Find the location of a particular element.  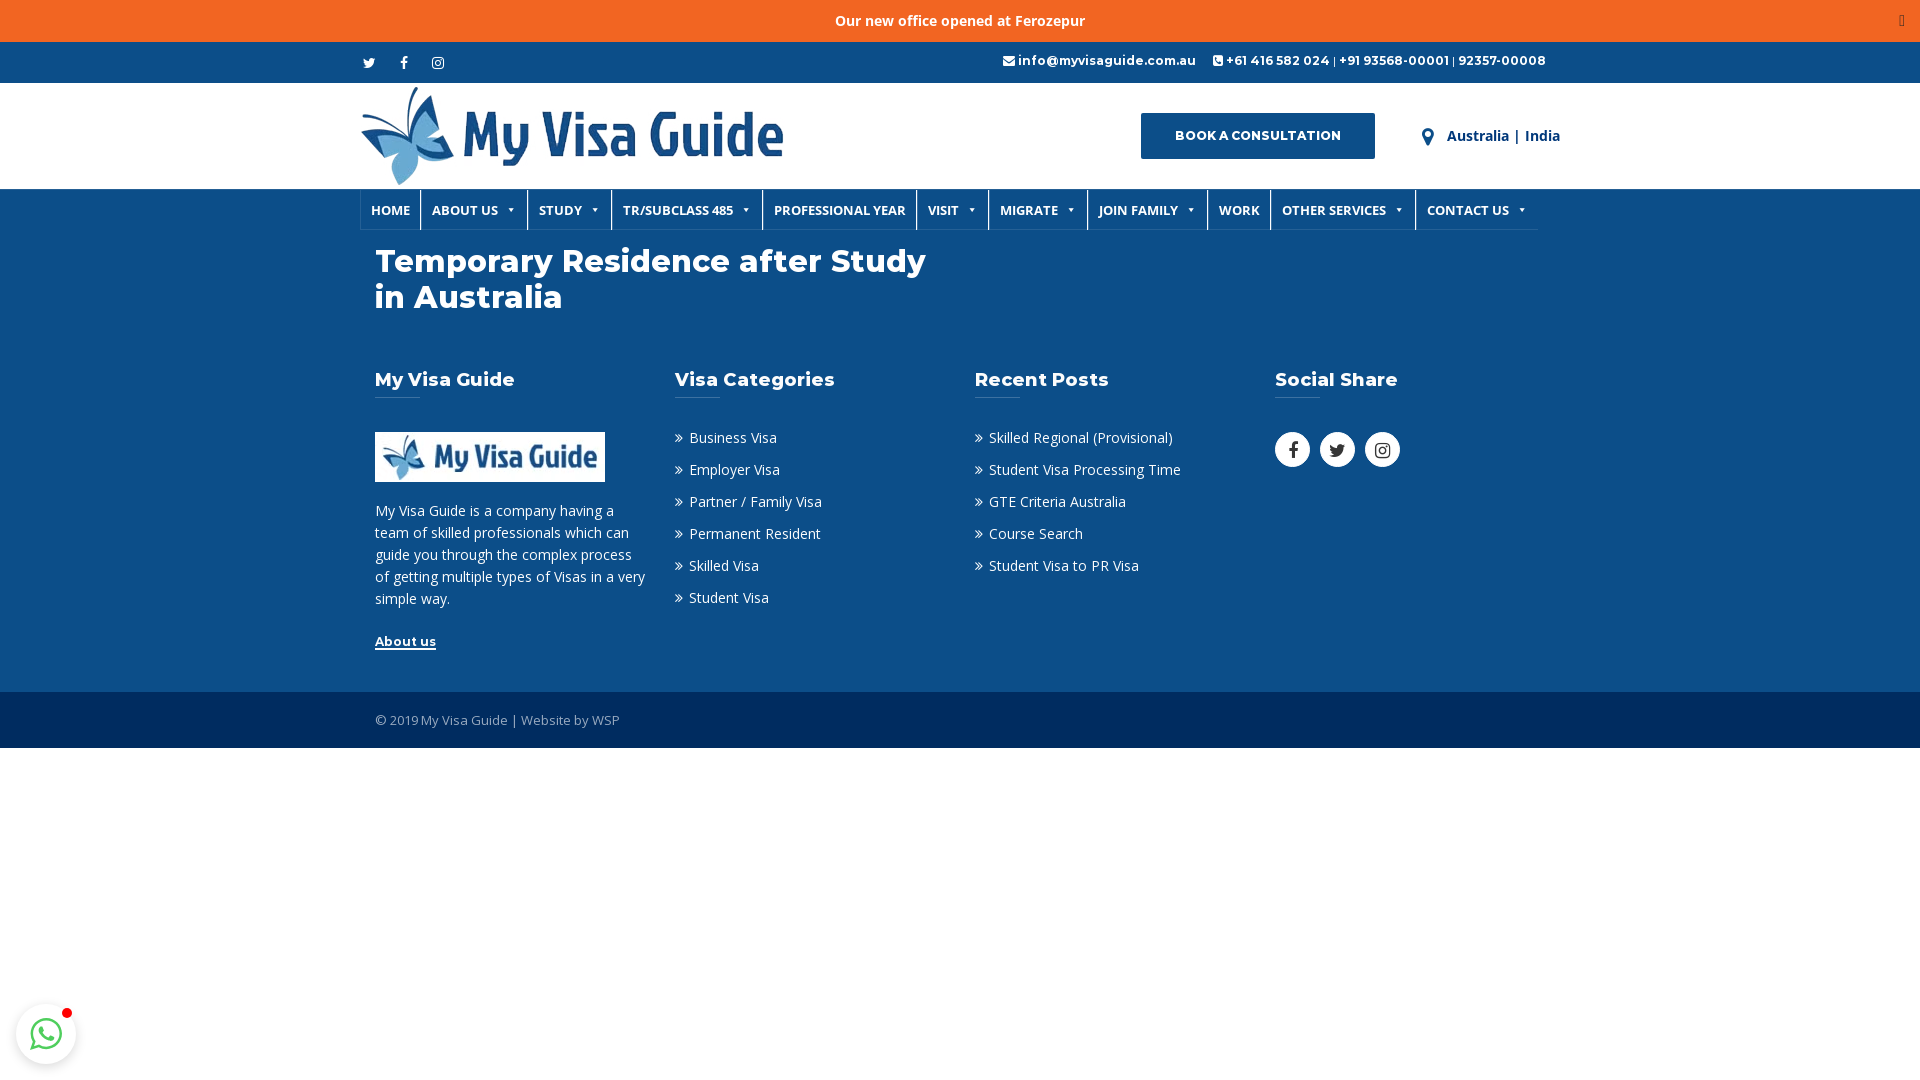

'About us' is located at coordinates (404, 642).